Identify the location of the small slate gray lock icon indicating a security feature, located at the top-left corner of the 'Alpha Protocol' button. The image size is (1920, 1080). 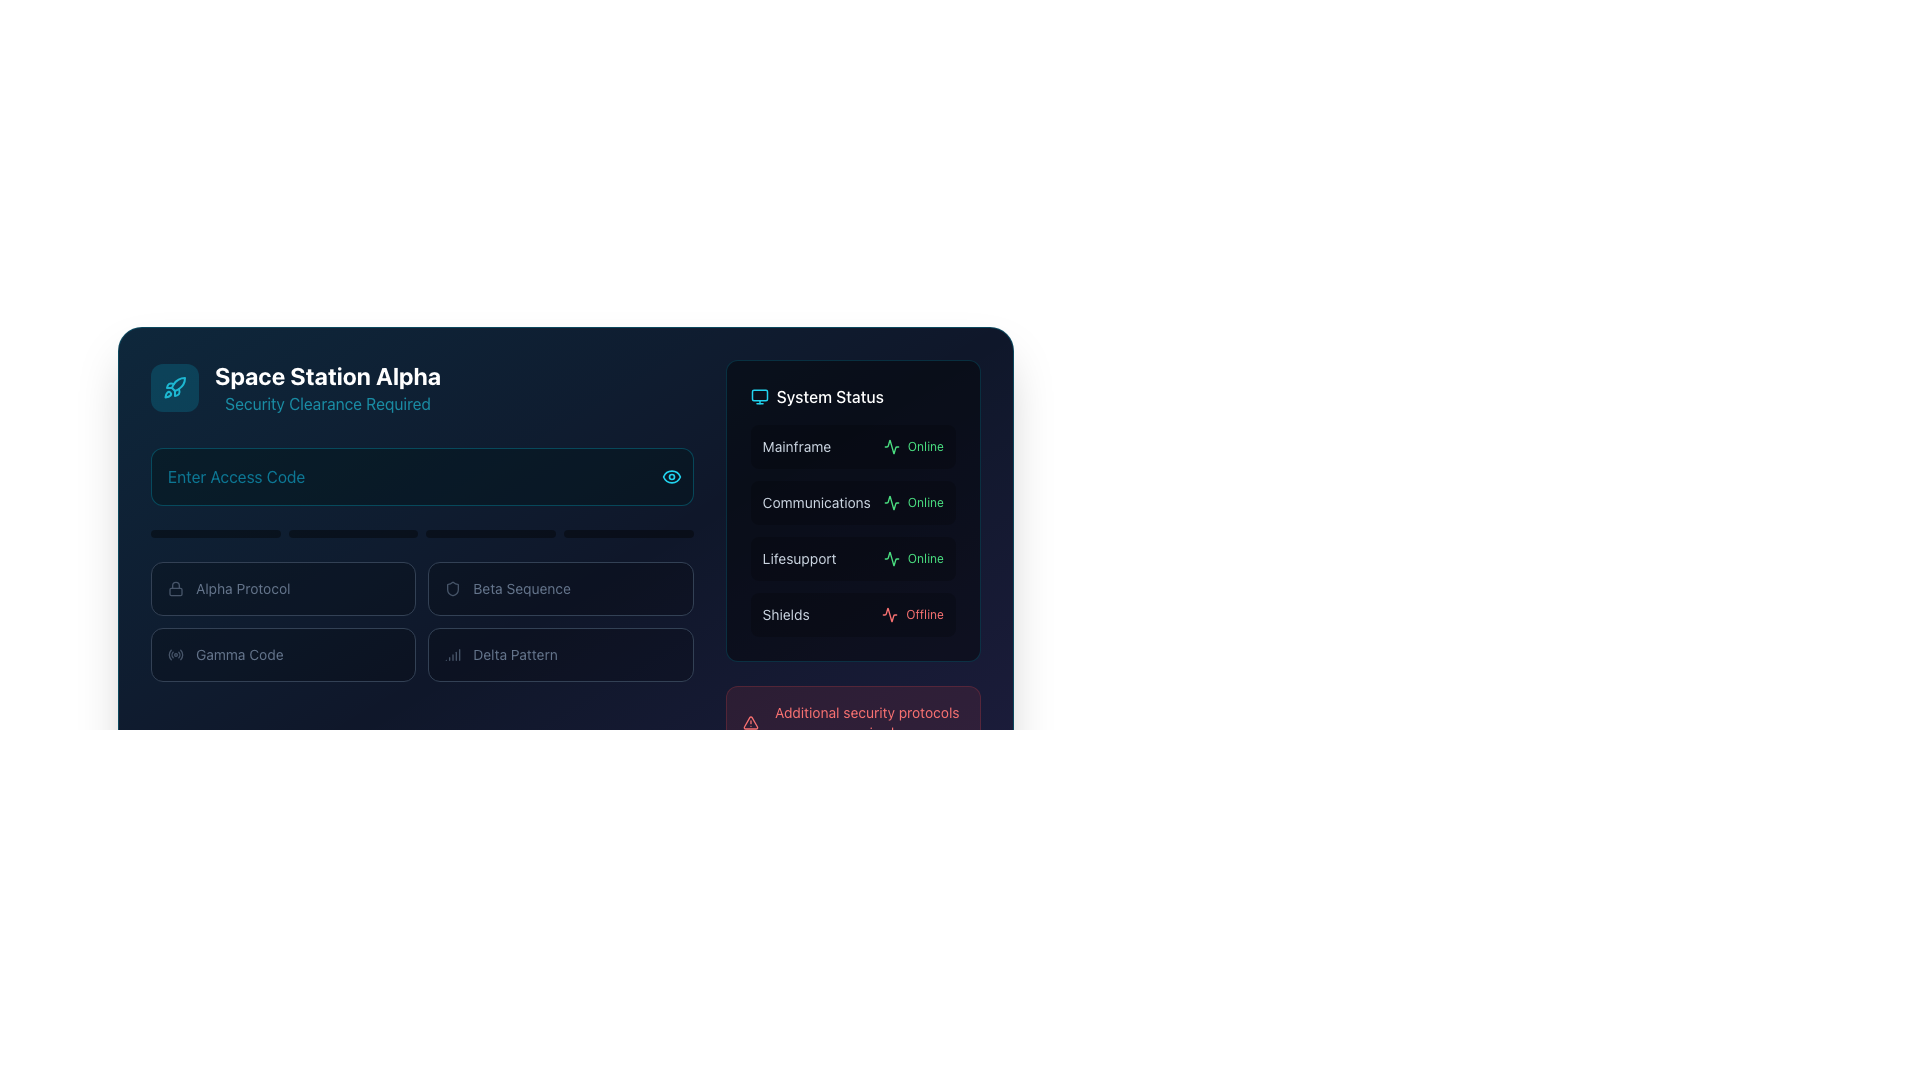
(176, 588).